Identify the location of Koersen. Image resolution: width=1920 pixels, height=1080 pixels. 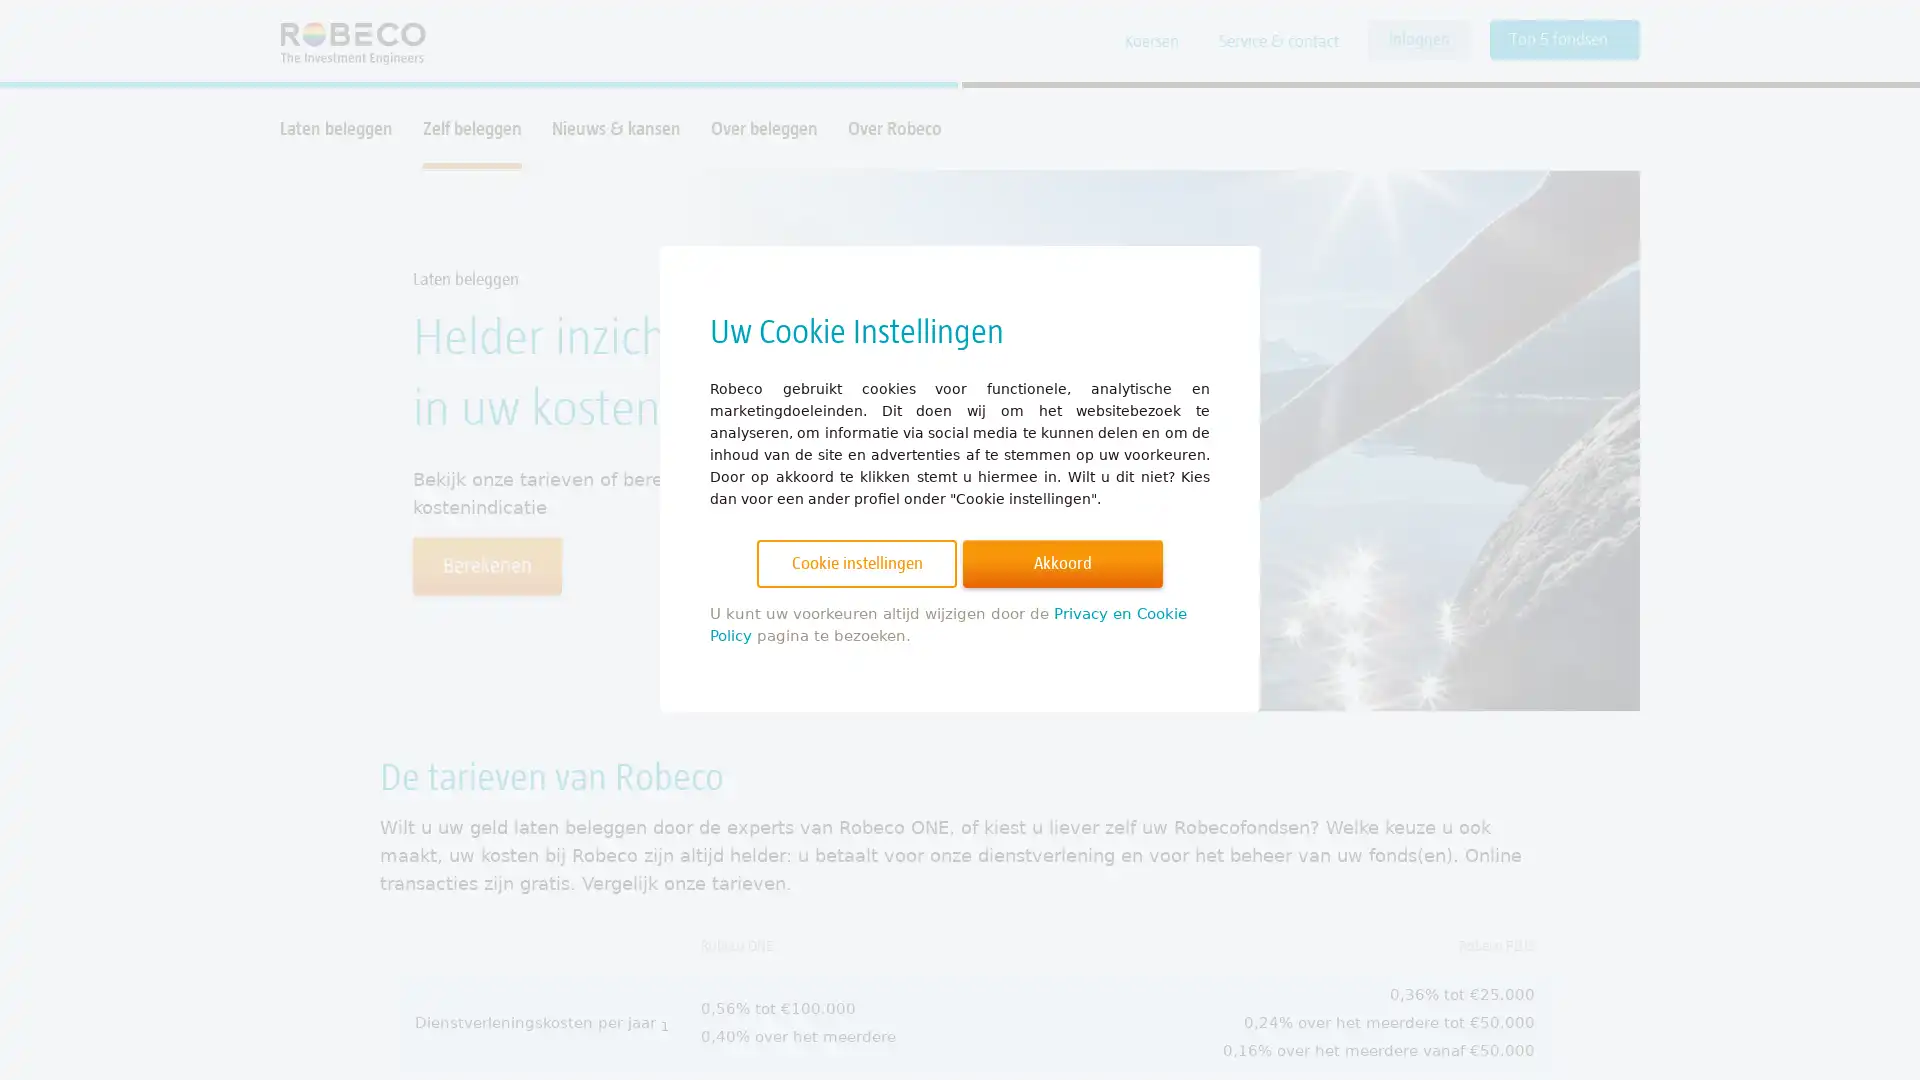
(1152, 42).